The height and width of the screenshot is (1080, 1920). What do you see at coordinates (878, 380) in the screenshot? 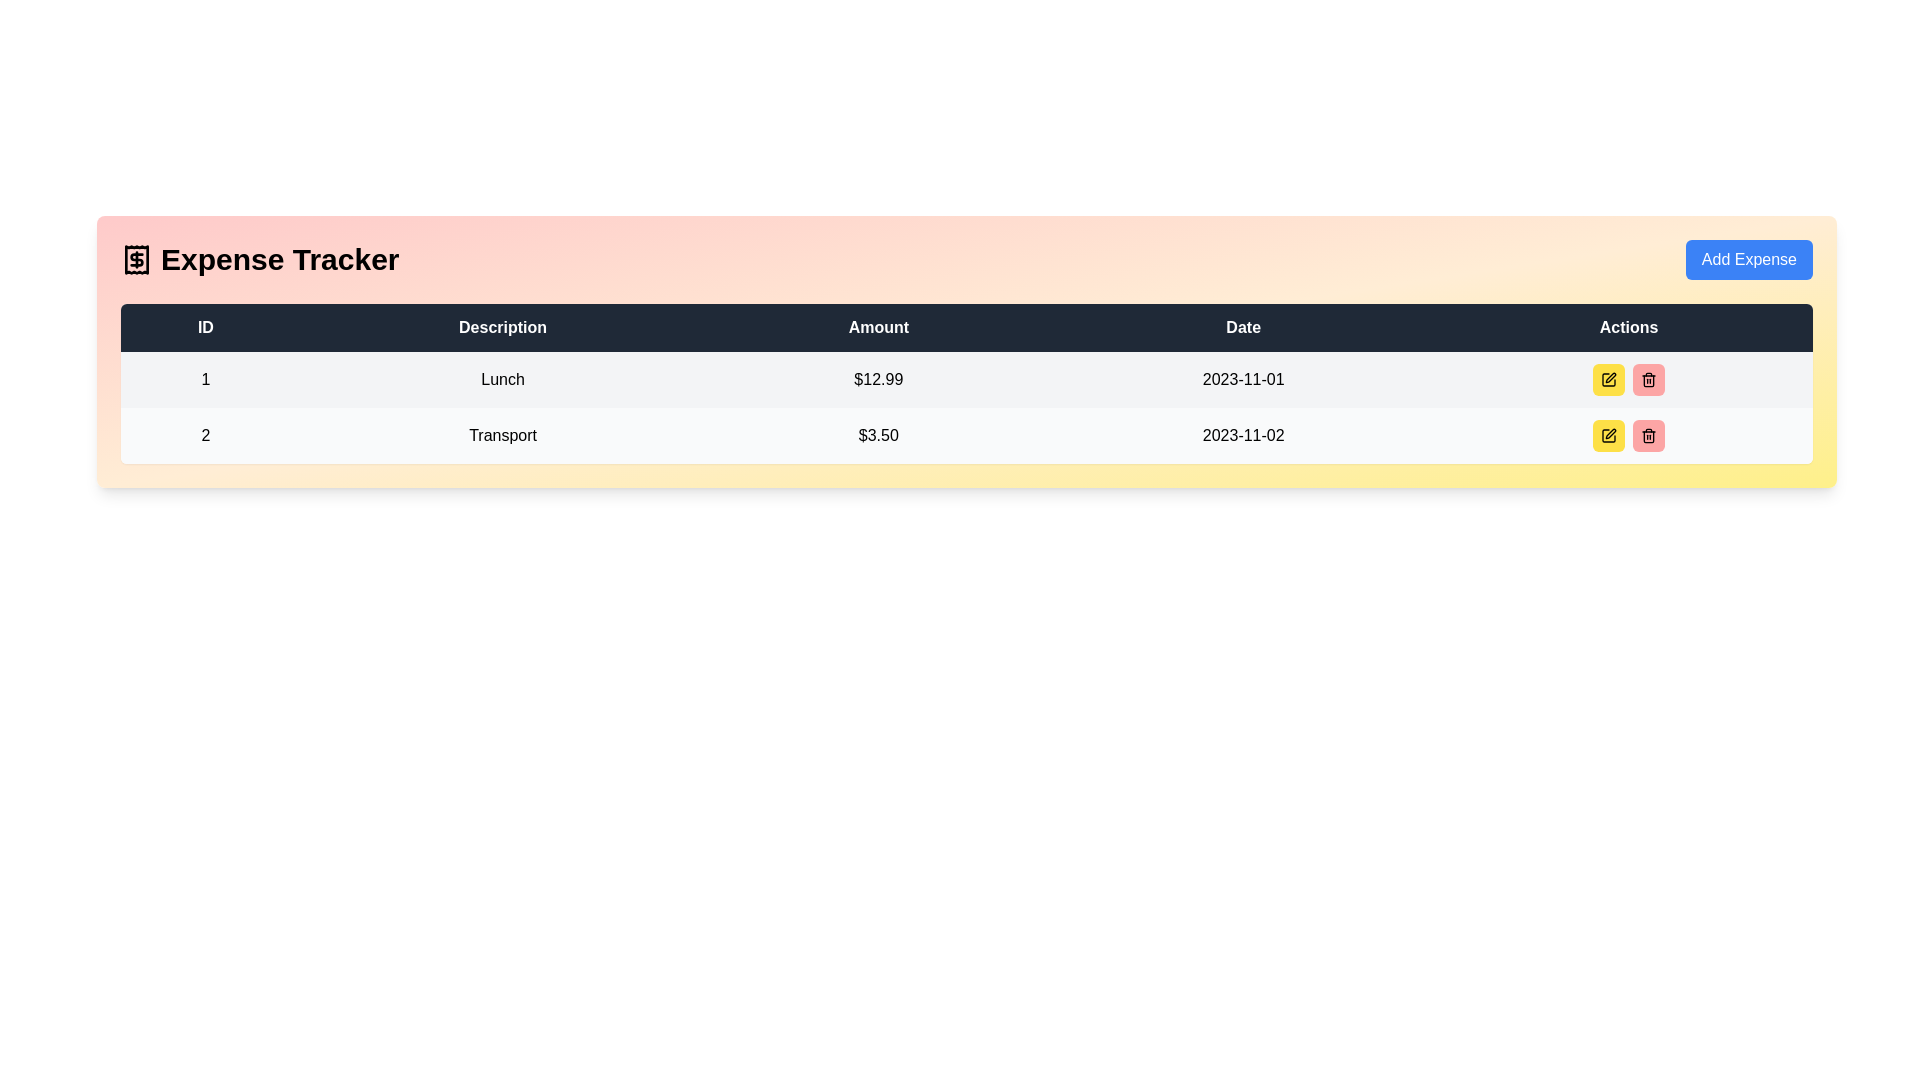
I see `the static text label displaying the monetary value '$12.99' in bold, black font, located in the first row of the table under the 'Amount' header` at bounding box center [878, 380].